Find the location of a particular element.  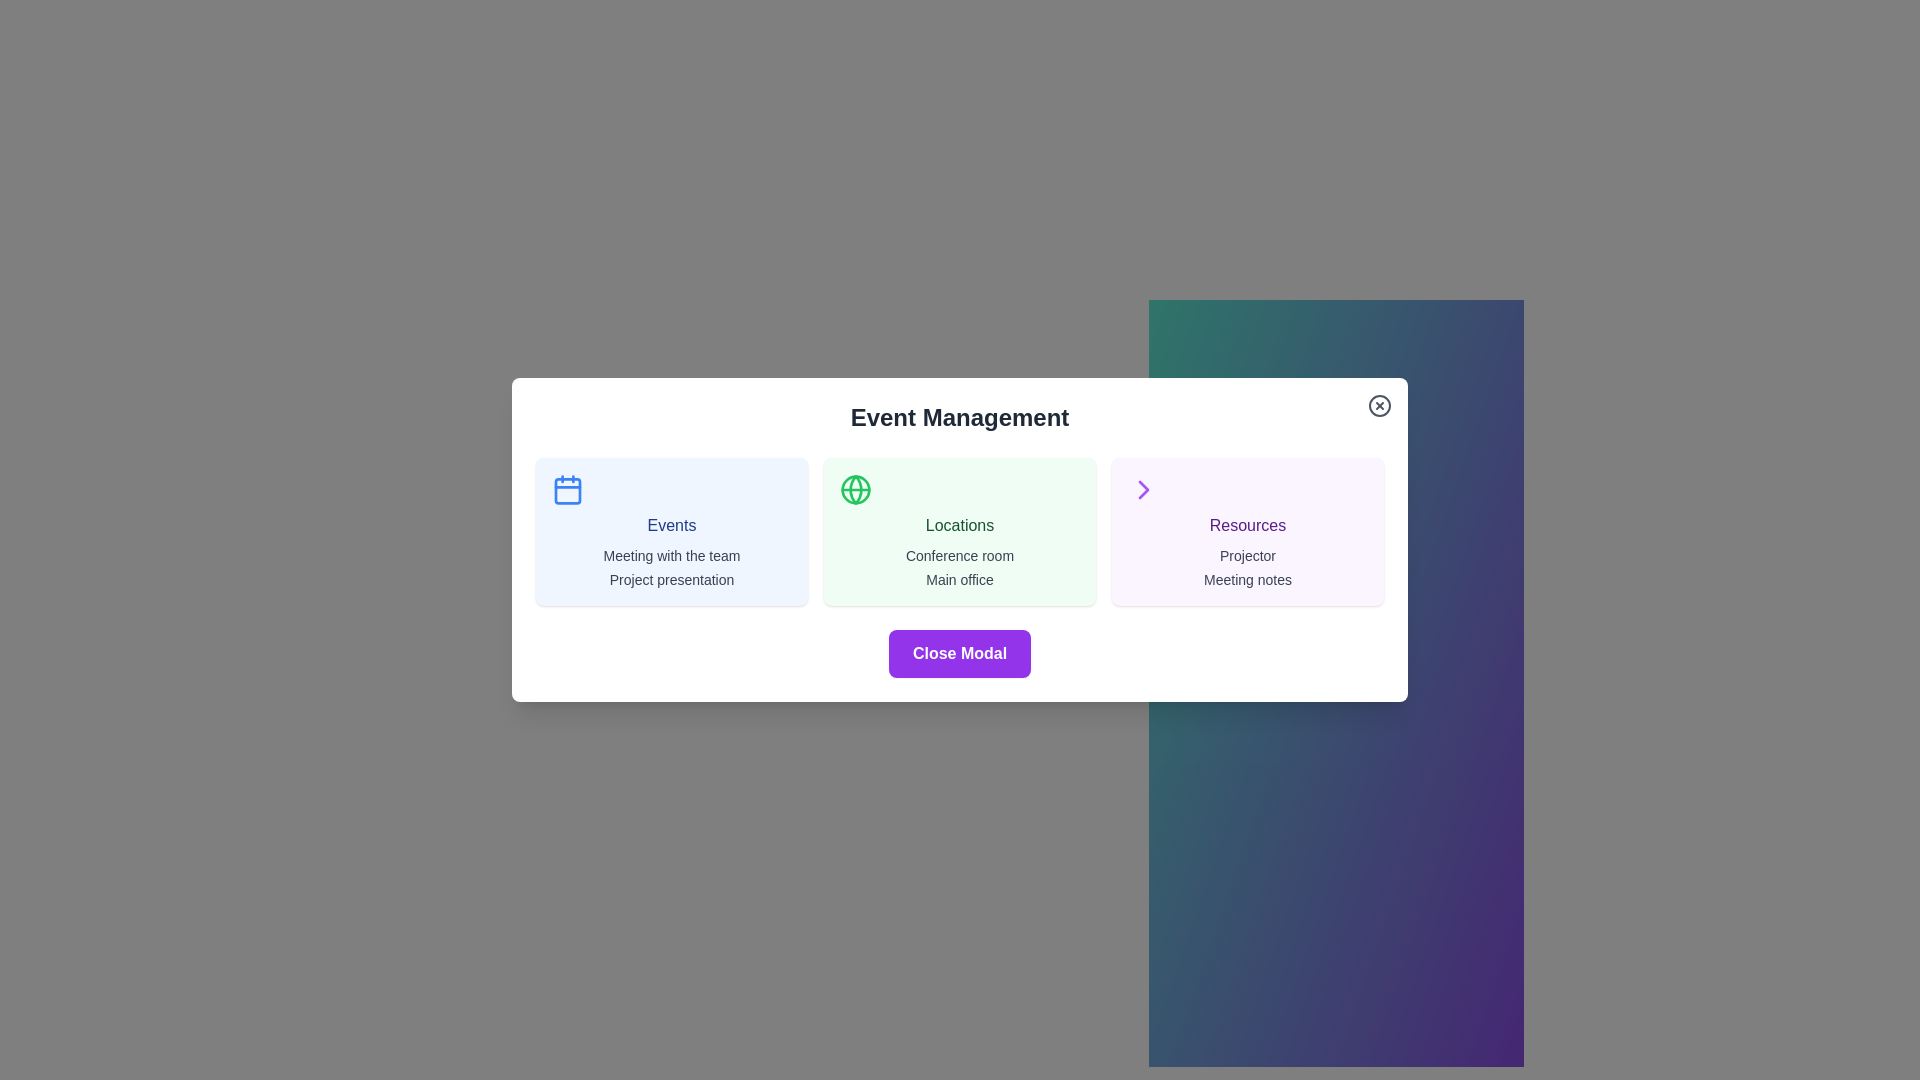

the circular icon with a green outline that is centered within the globe icon in the 'Locations' section of the modal is located at coordinates (855, 489).